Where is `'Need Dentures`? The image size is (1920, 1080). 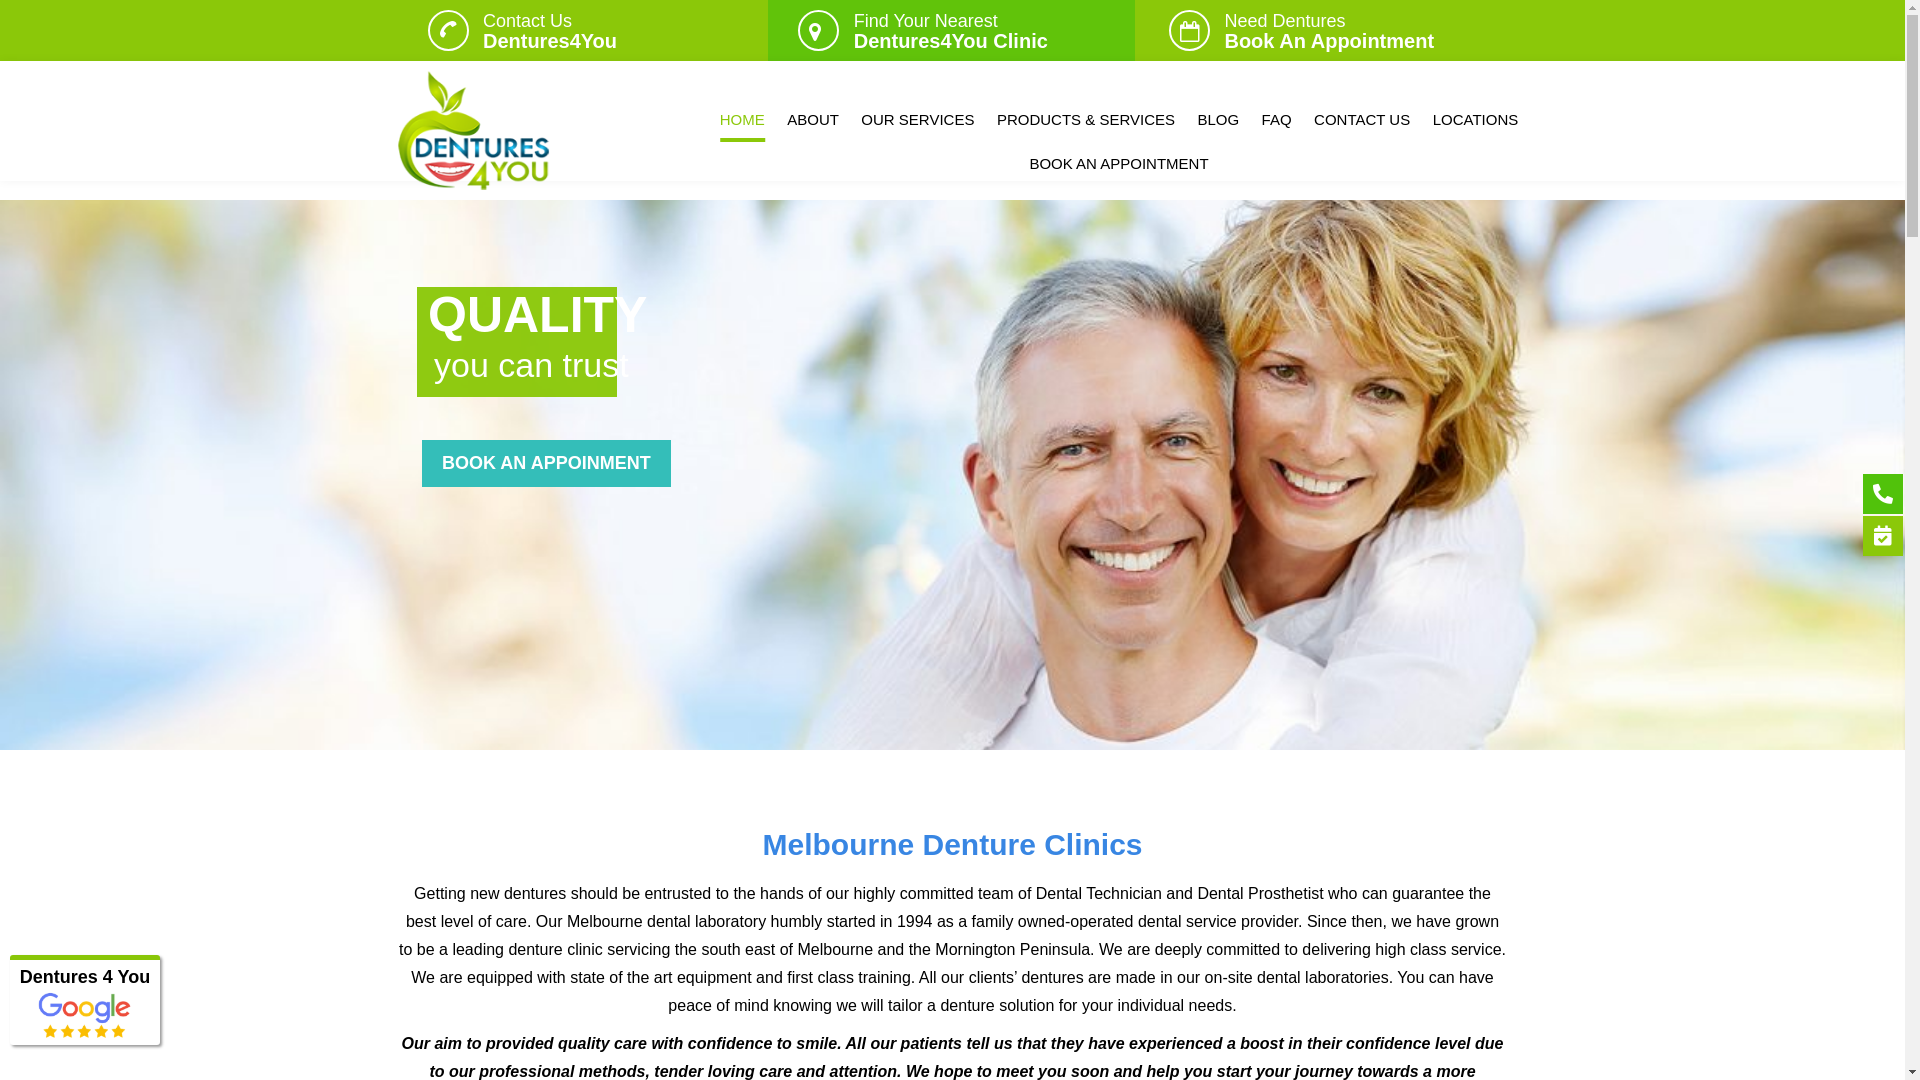
'Need Dentures is located at coordinates (1329, 30).